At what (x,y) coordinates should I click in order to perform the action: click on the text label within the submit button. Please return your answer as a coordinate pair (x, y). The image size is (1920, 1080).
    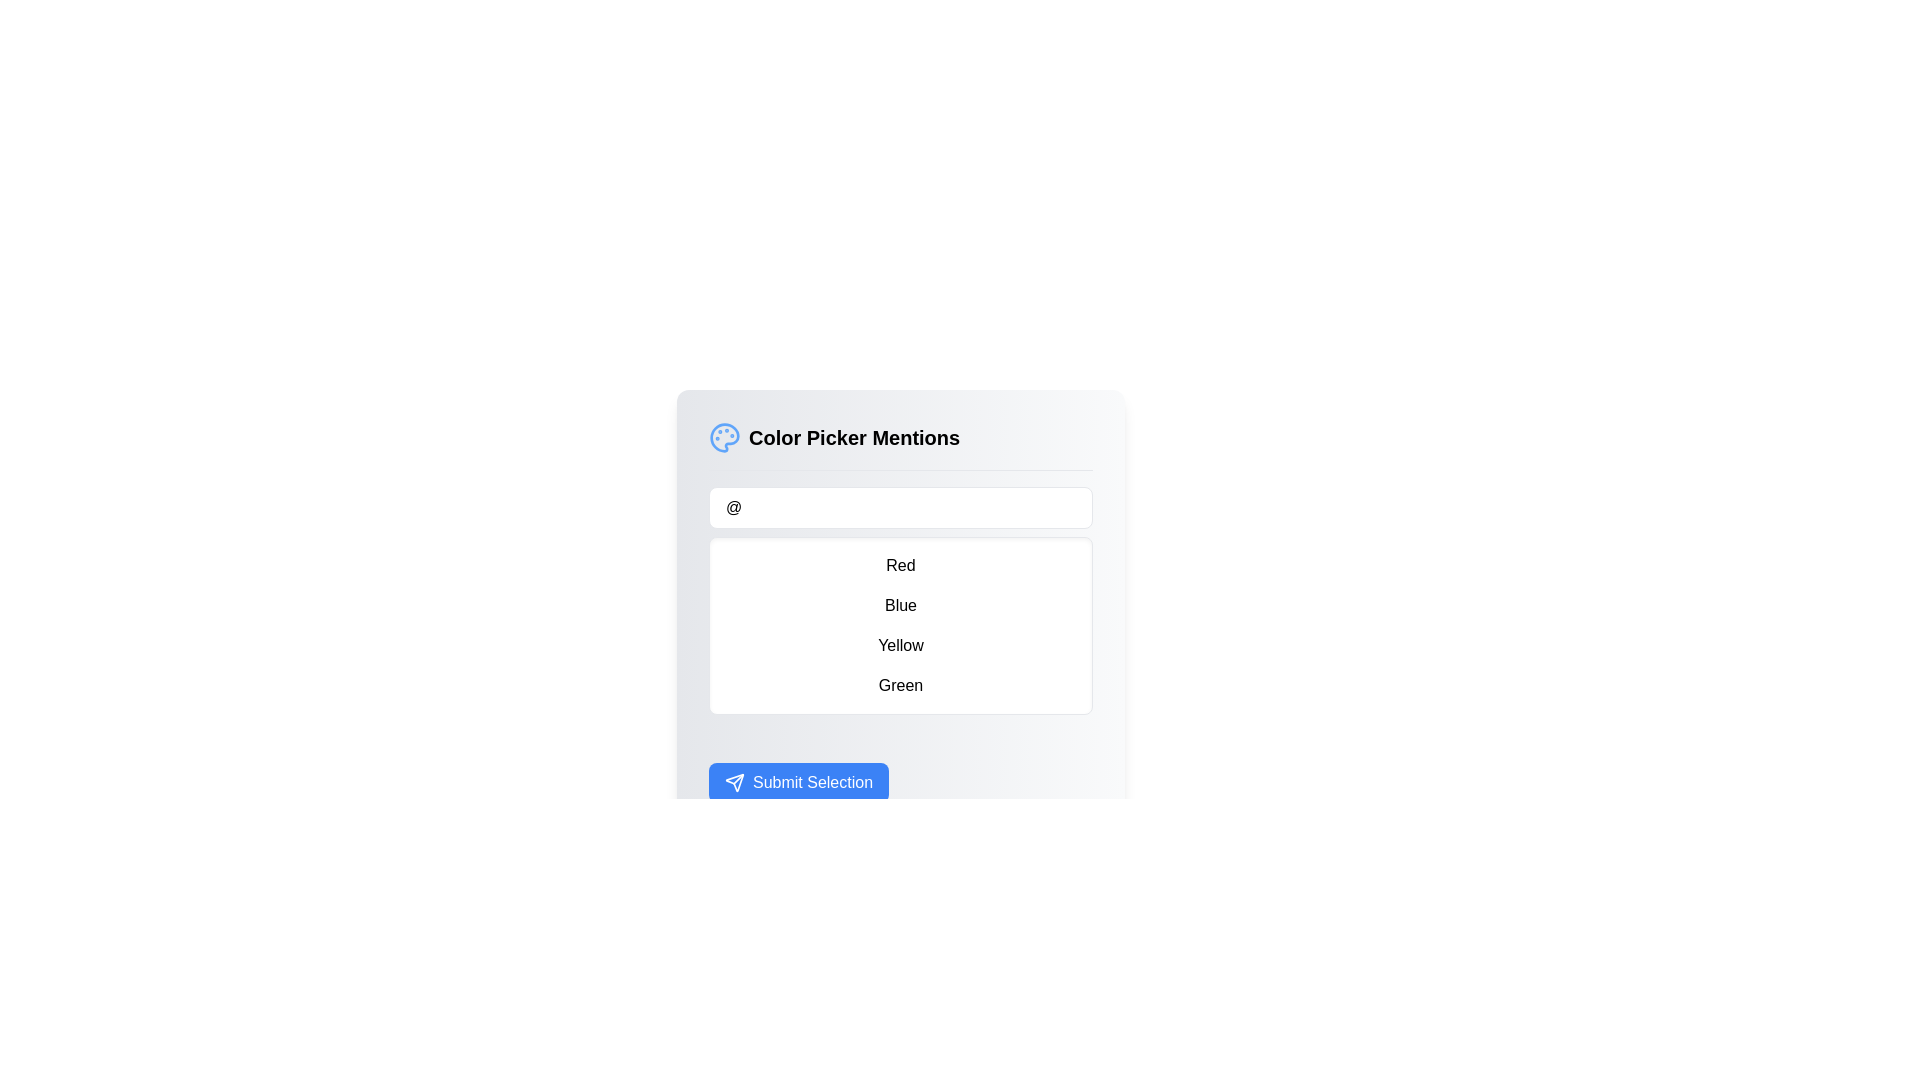
    Looking at the image, I should click on (813, 782).